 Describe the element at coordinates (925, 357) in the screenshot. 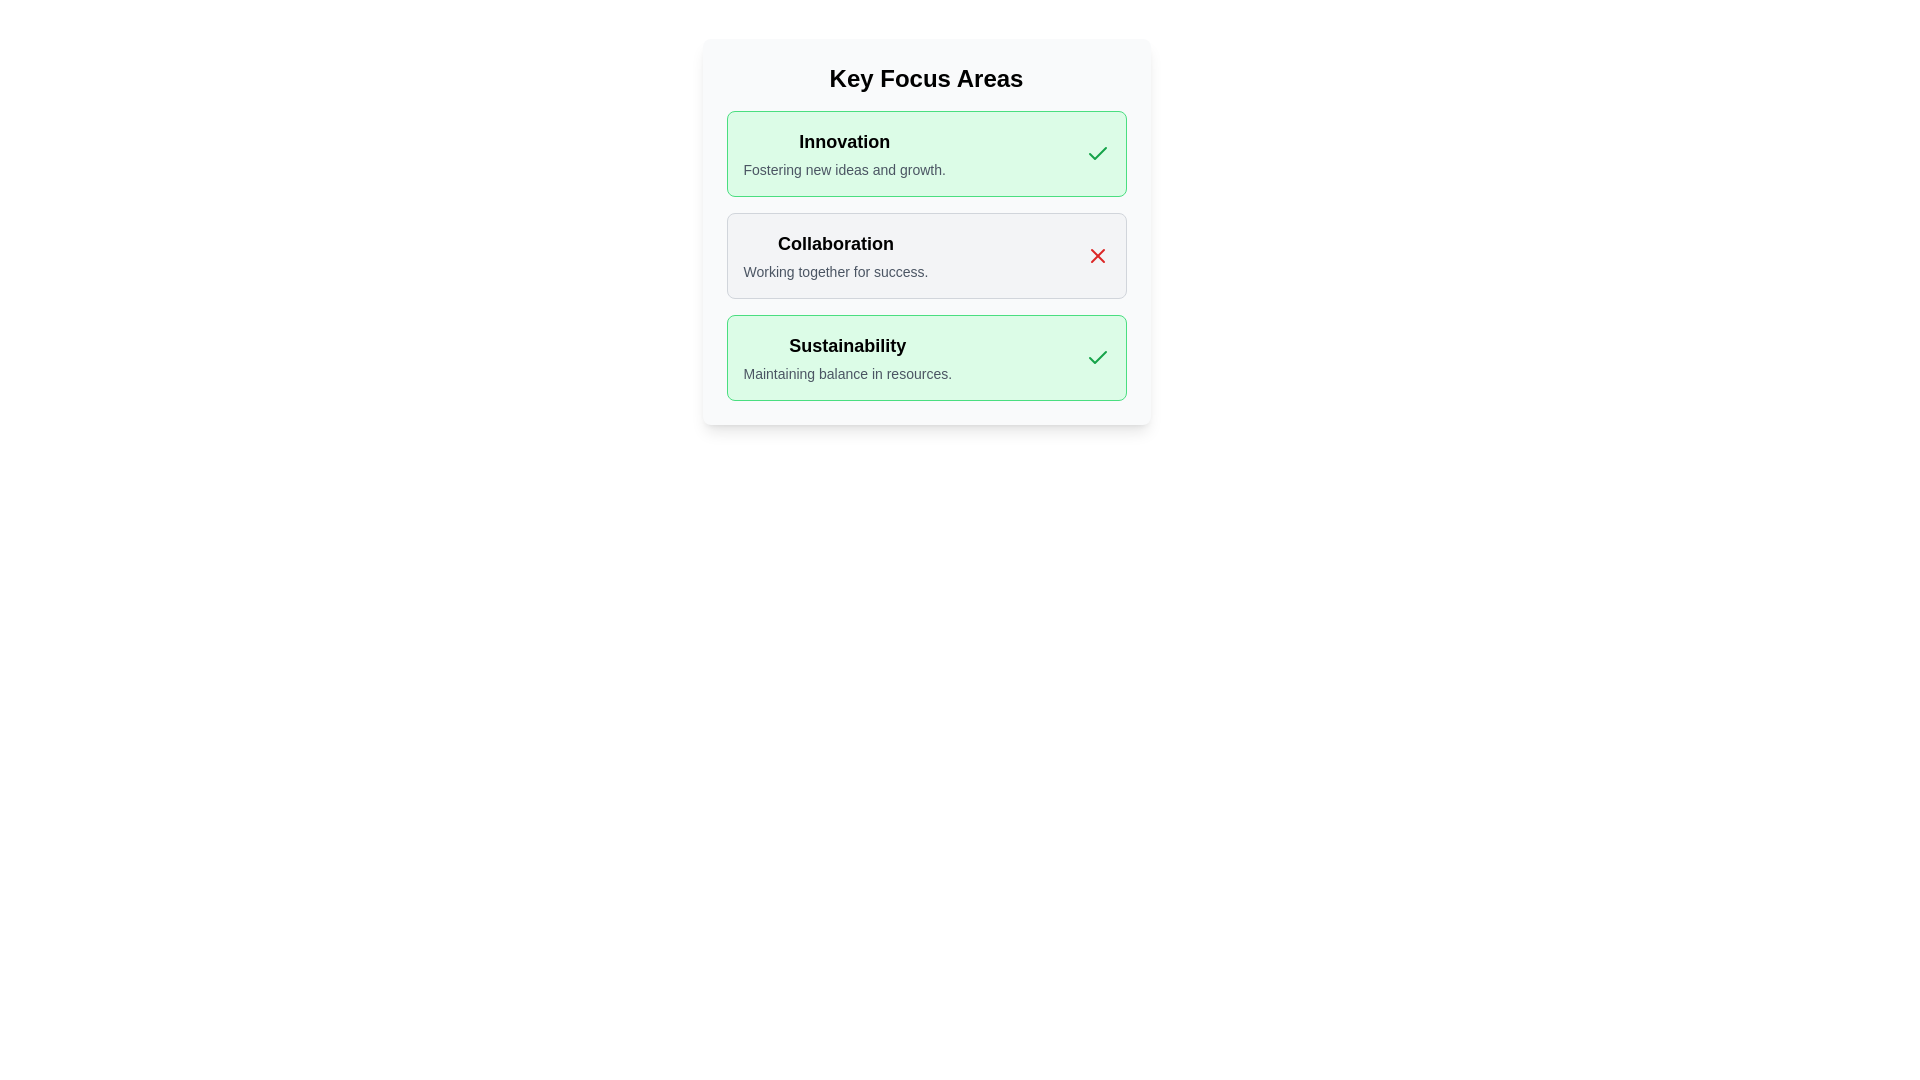

I see `the chip labeled Sustainability` at that location.